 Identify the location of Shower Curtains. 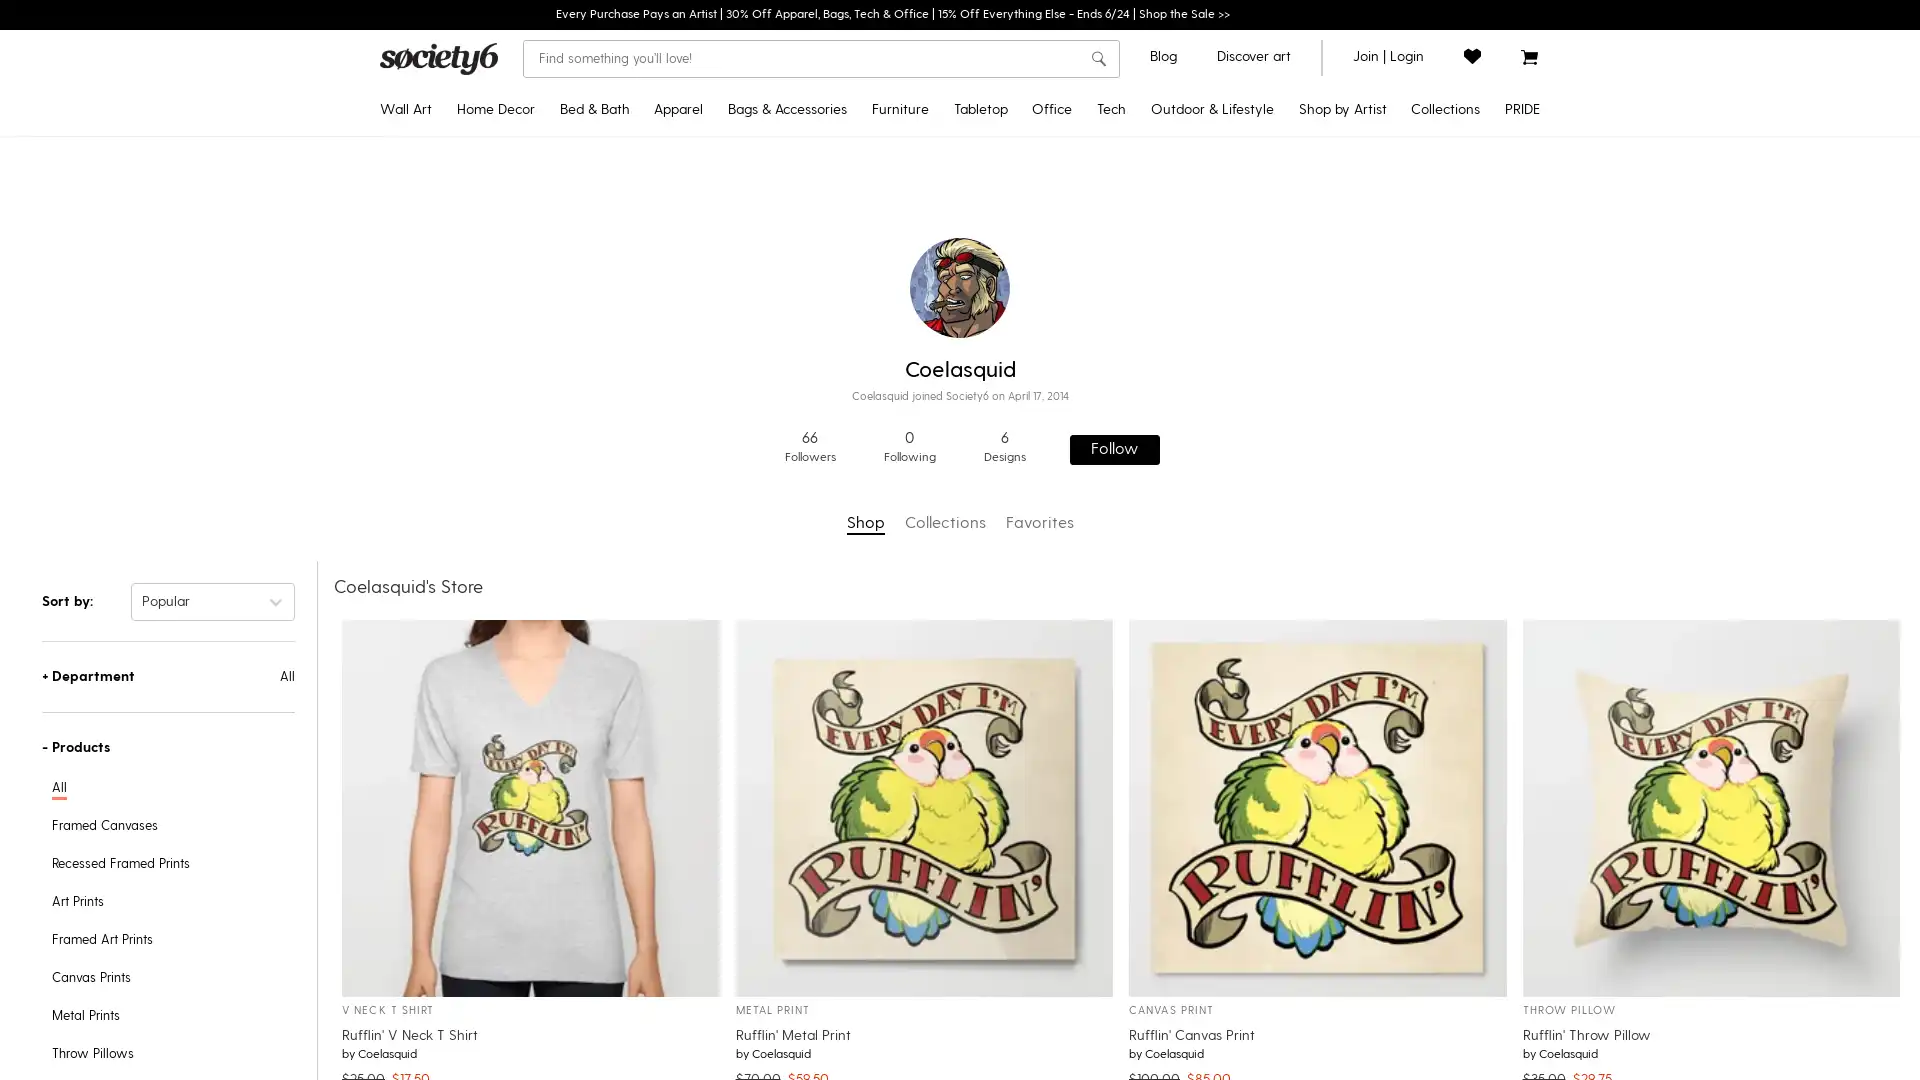
(637, 256).